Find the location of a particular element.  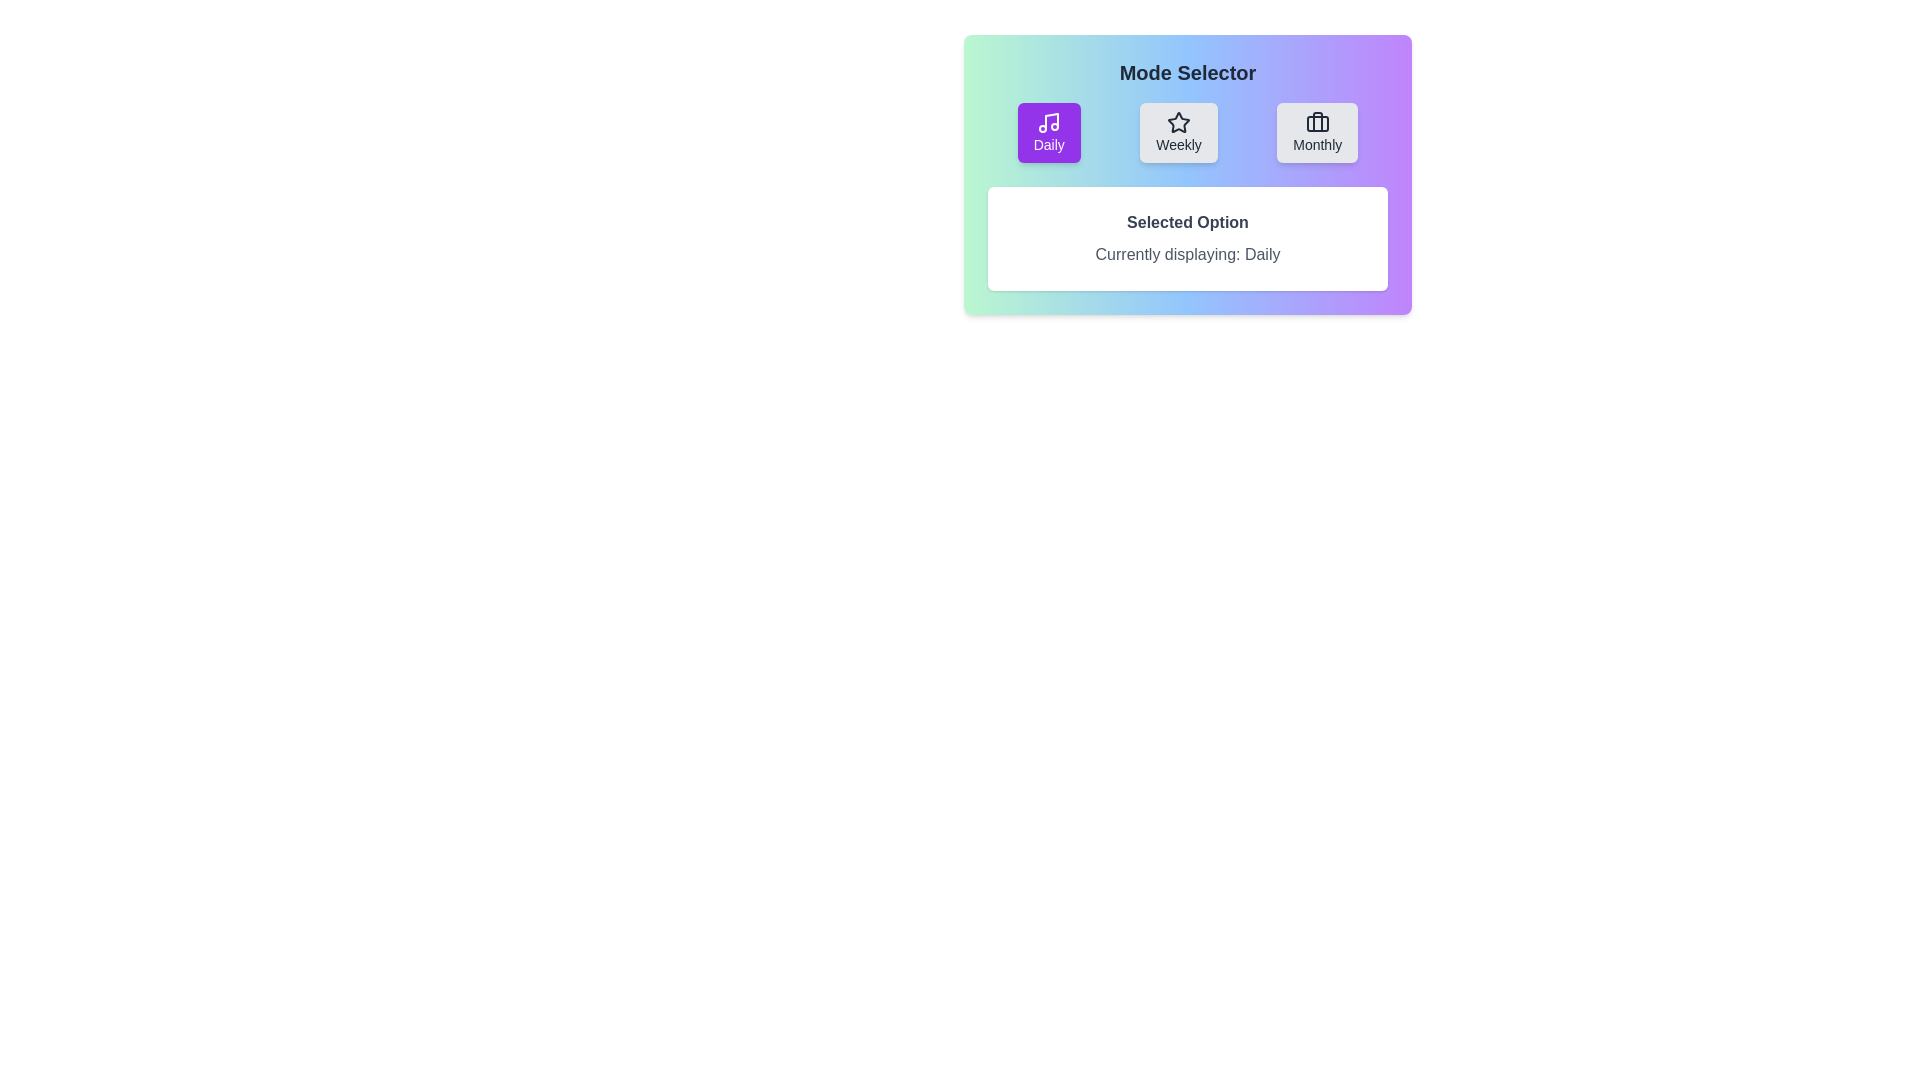

the 'Monthly' text label, which is part of a button-like component in the mode selector interface, located at the bottom center of the 'Monthly' button is located at coordinates (1317, 144).